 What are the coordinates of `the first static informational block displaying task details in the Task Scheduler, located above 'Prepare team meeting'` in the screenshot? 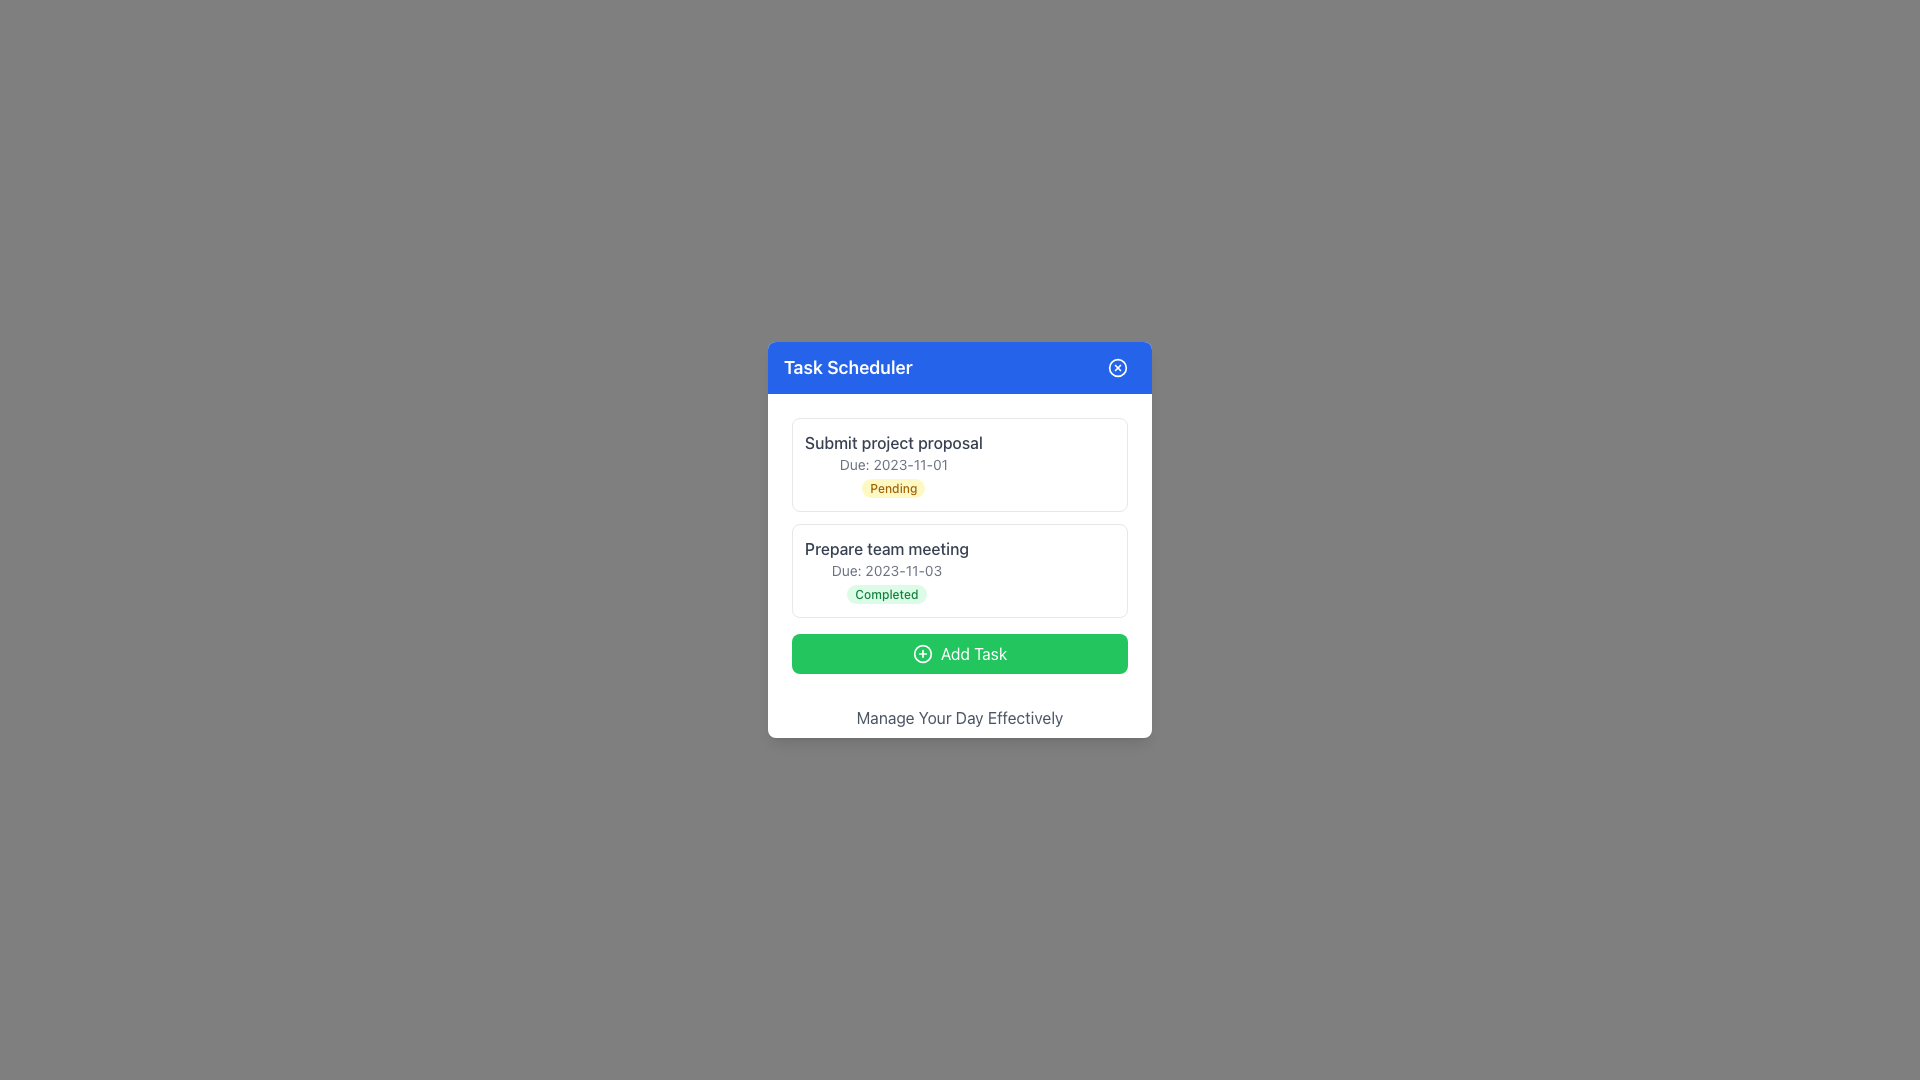 It's located at (892, 465).